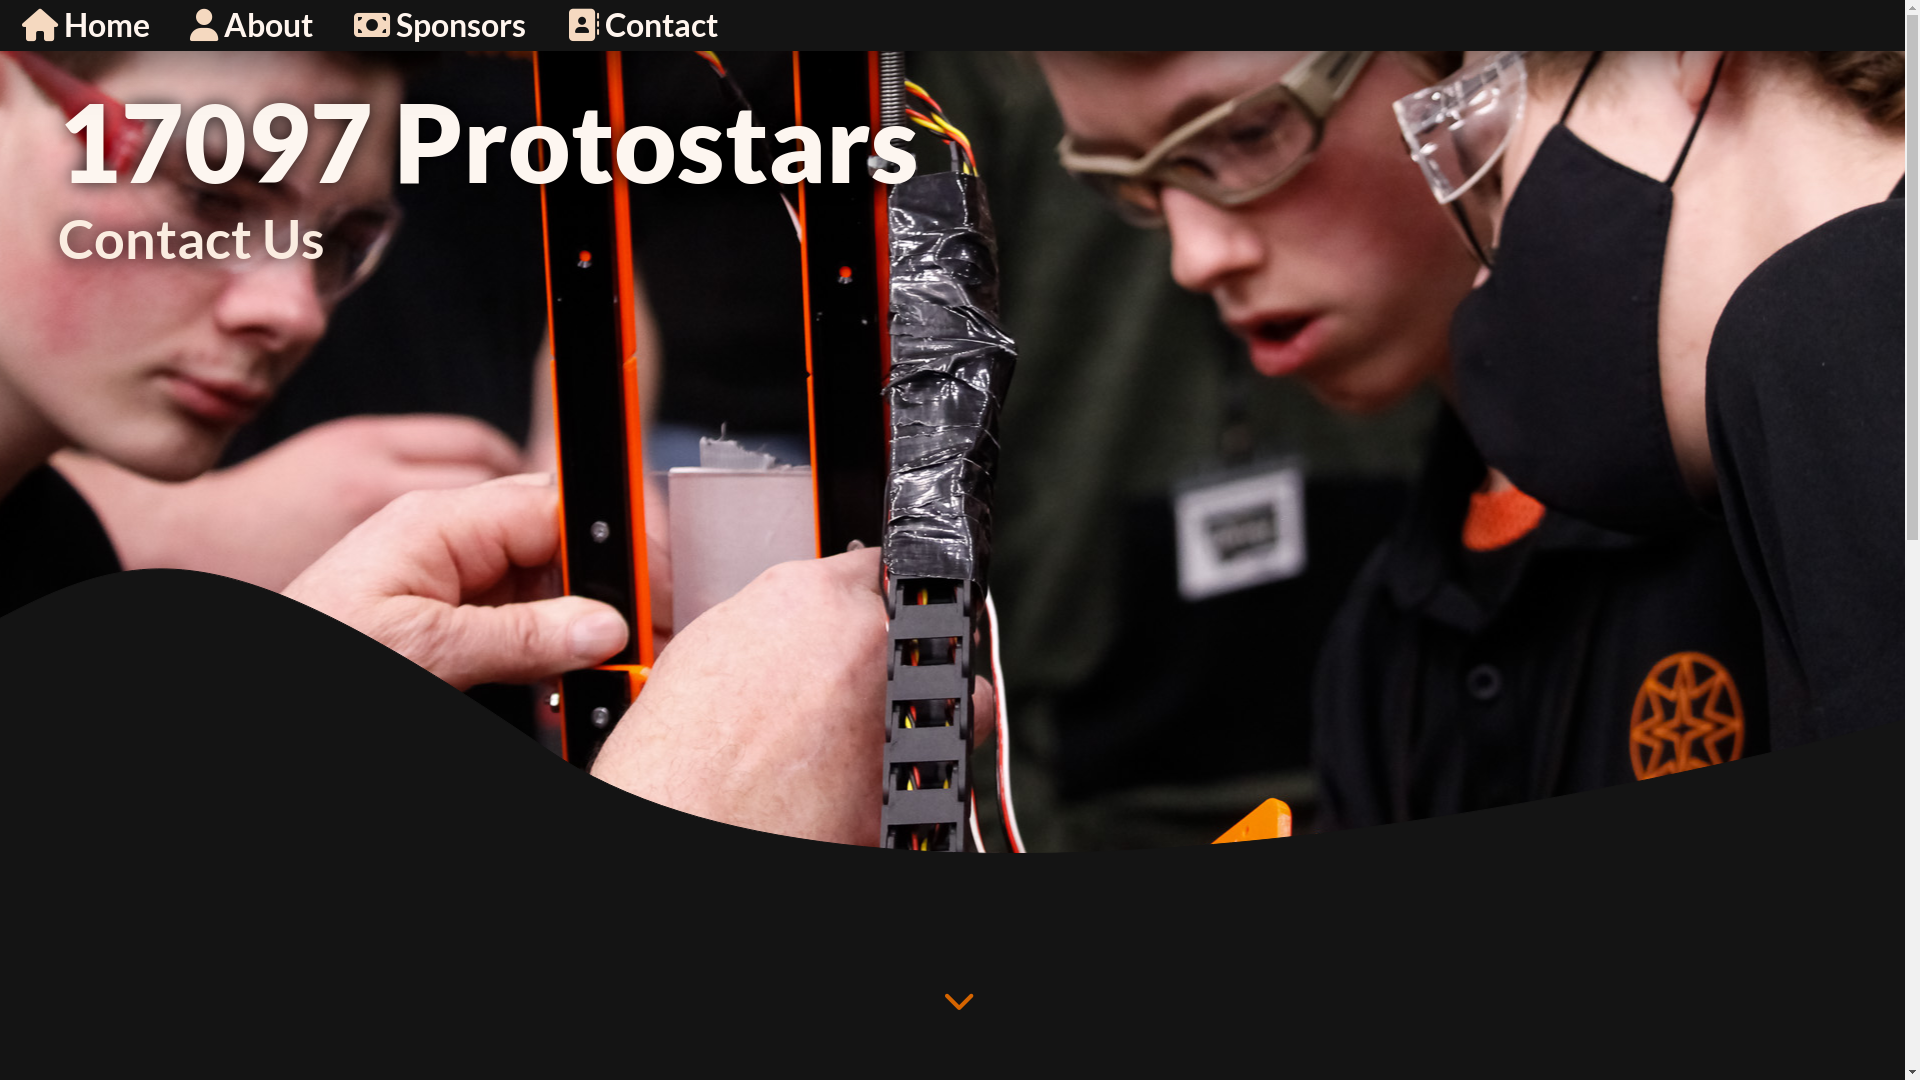 This screenshot has width=1920, height=1080. What do you see at coordinates (337, 24) in the screenshot?
I see `'Sponsors'` at bounding box center [337, 24].